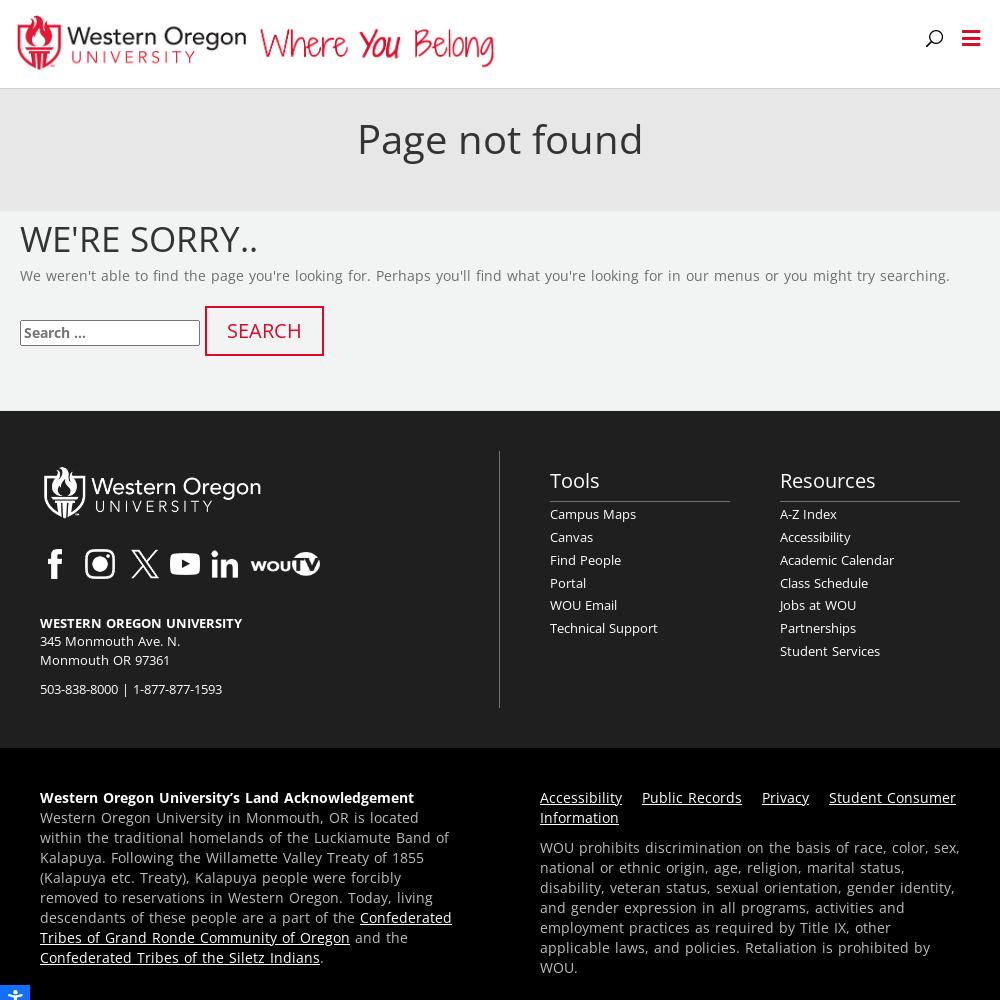  What do you see at coordinates (574, 479) in the screenshot?
I see `'Tools'` at bounding box center [574, 479].